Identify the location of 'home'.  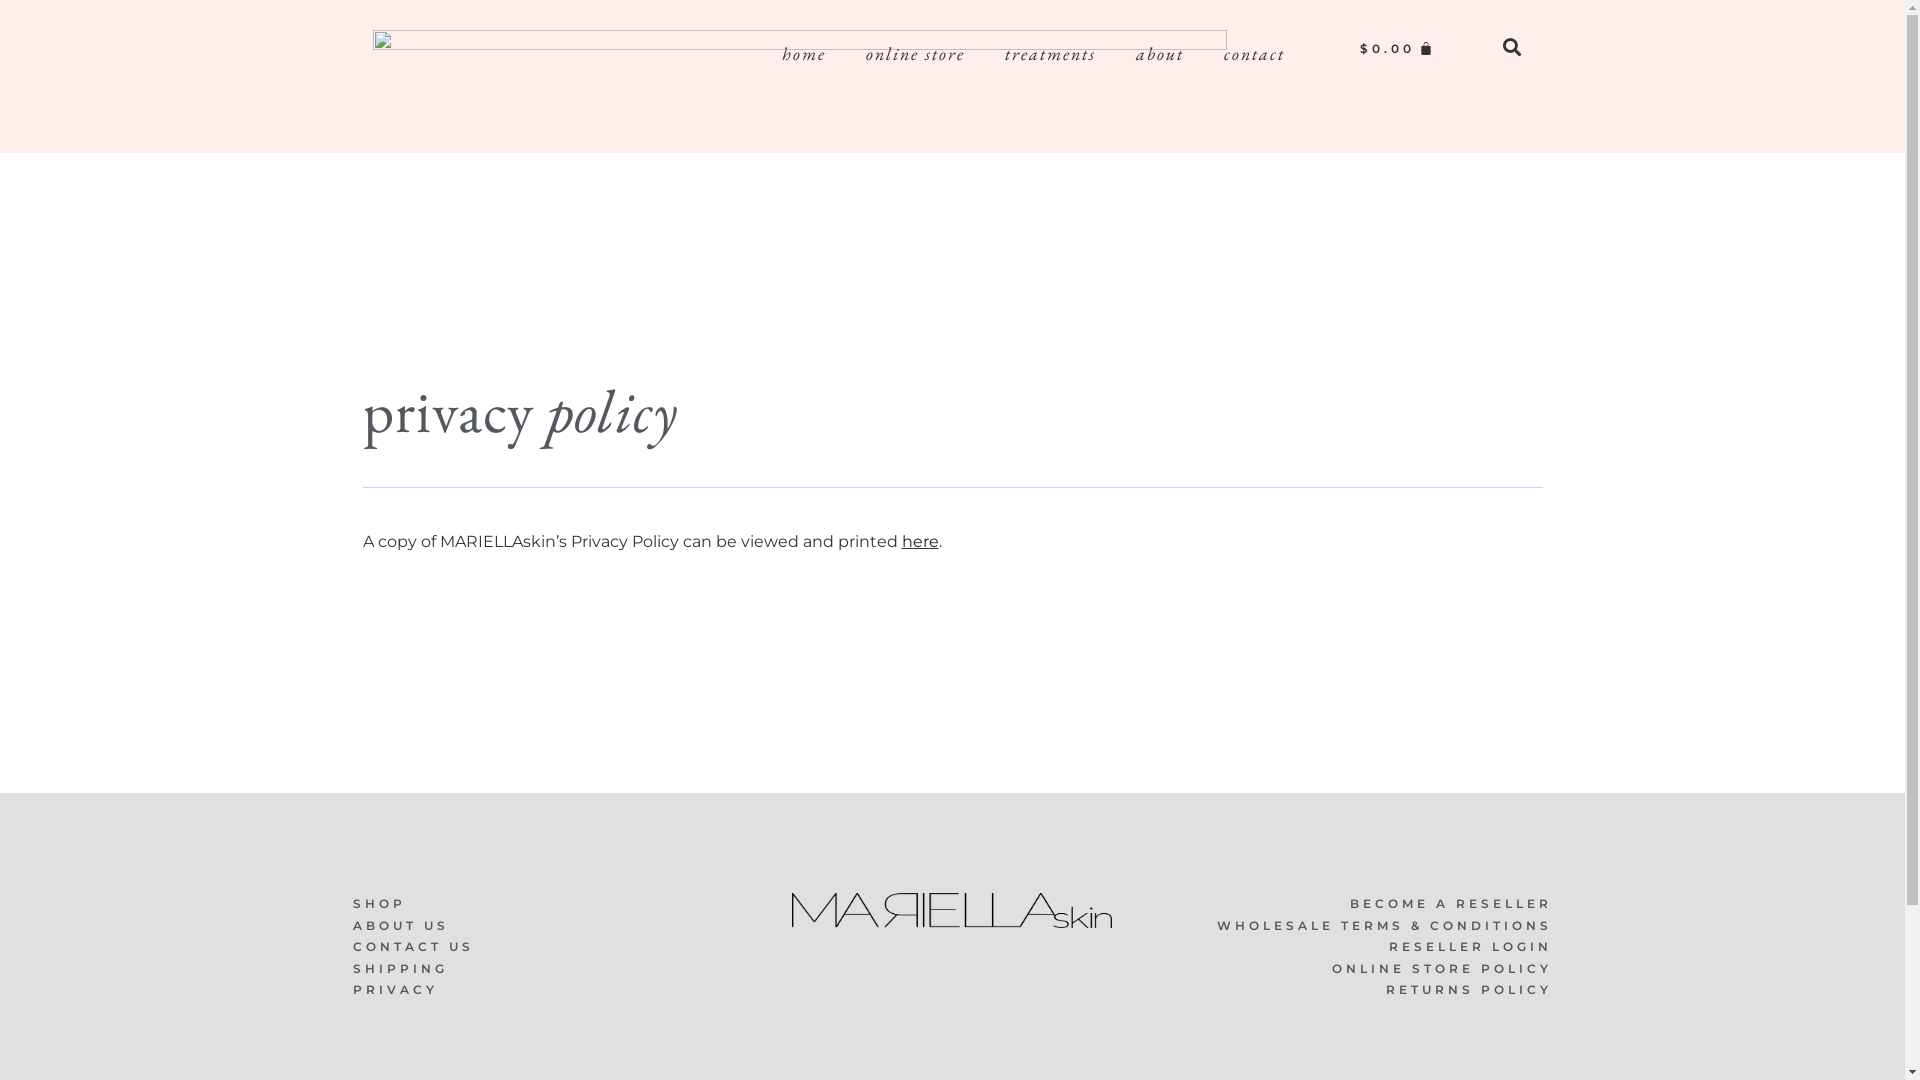
(803, 53).